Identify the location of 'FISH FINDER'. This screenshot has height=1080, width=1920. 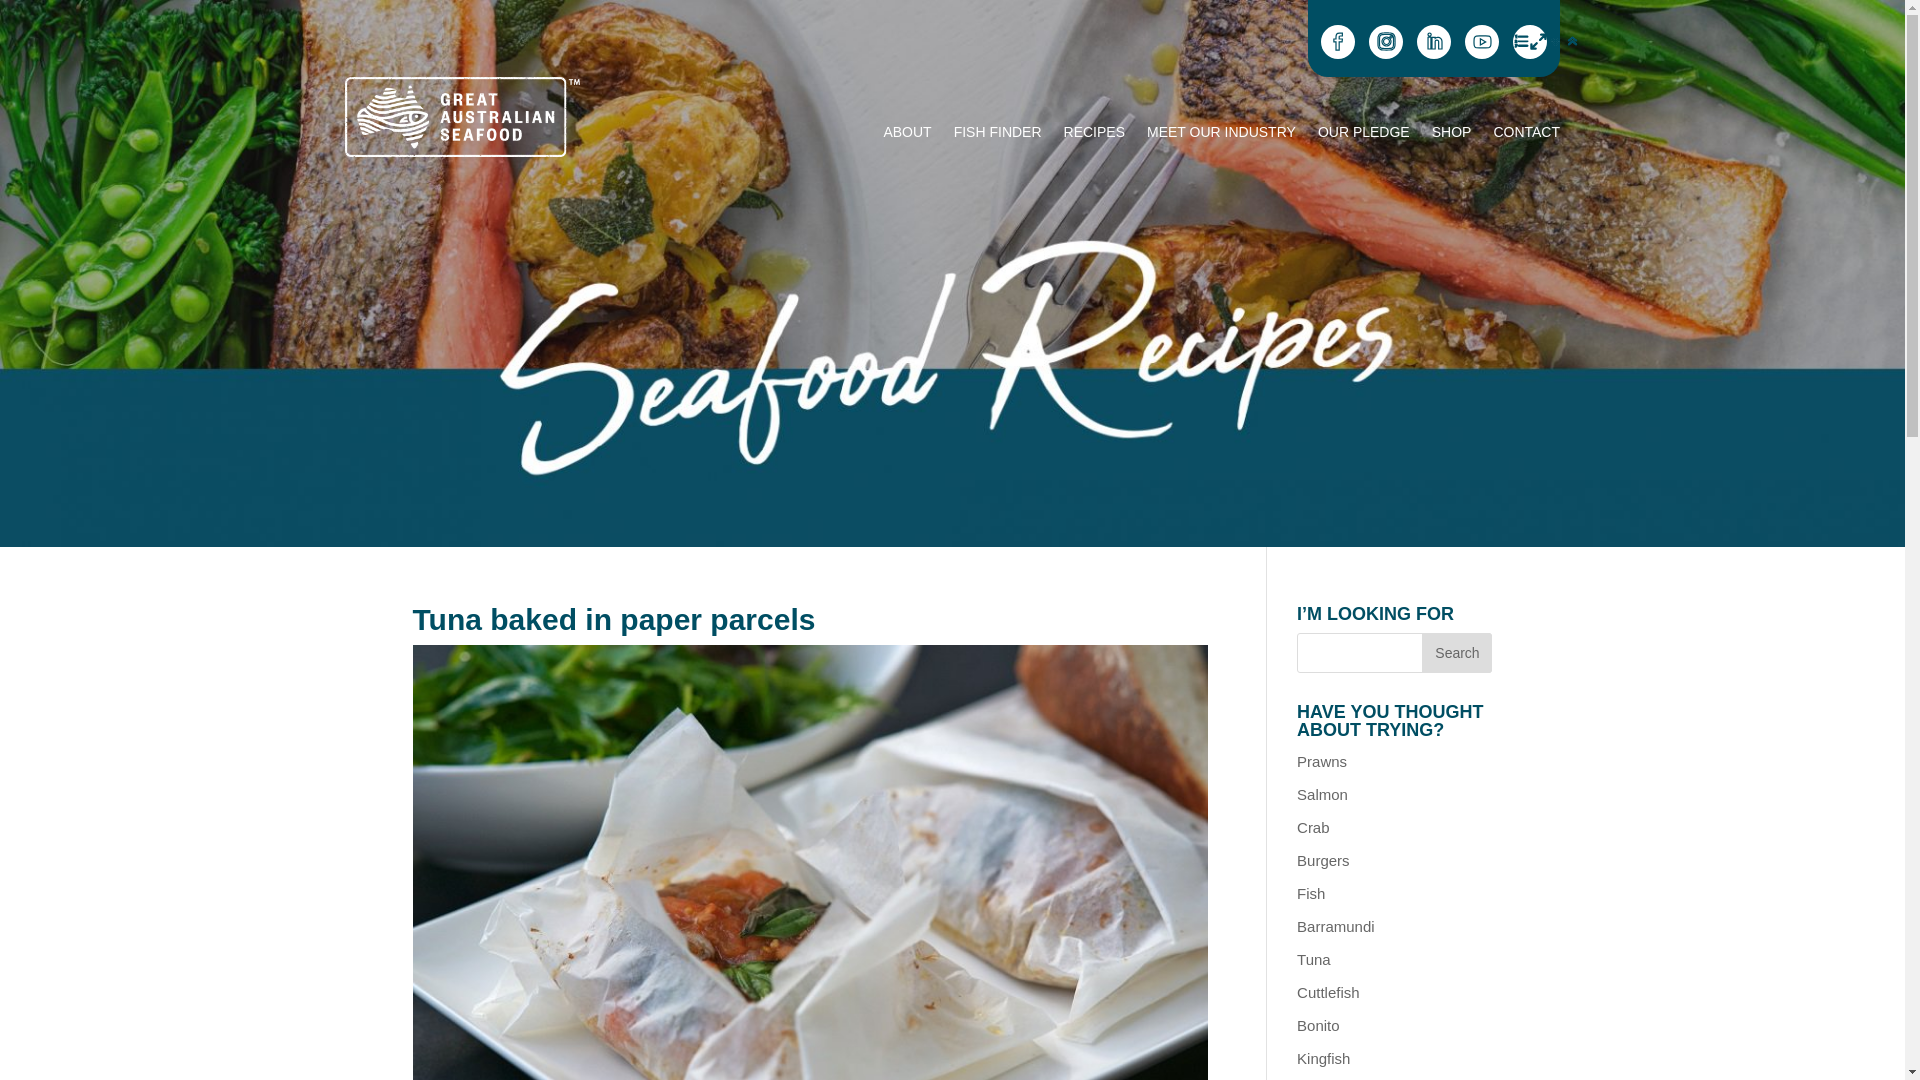
(998, 135).